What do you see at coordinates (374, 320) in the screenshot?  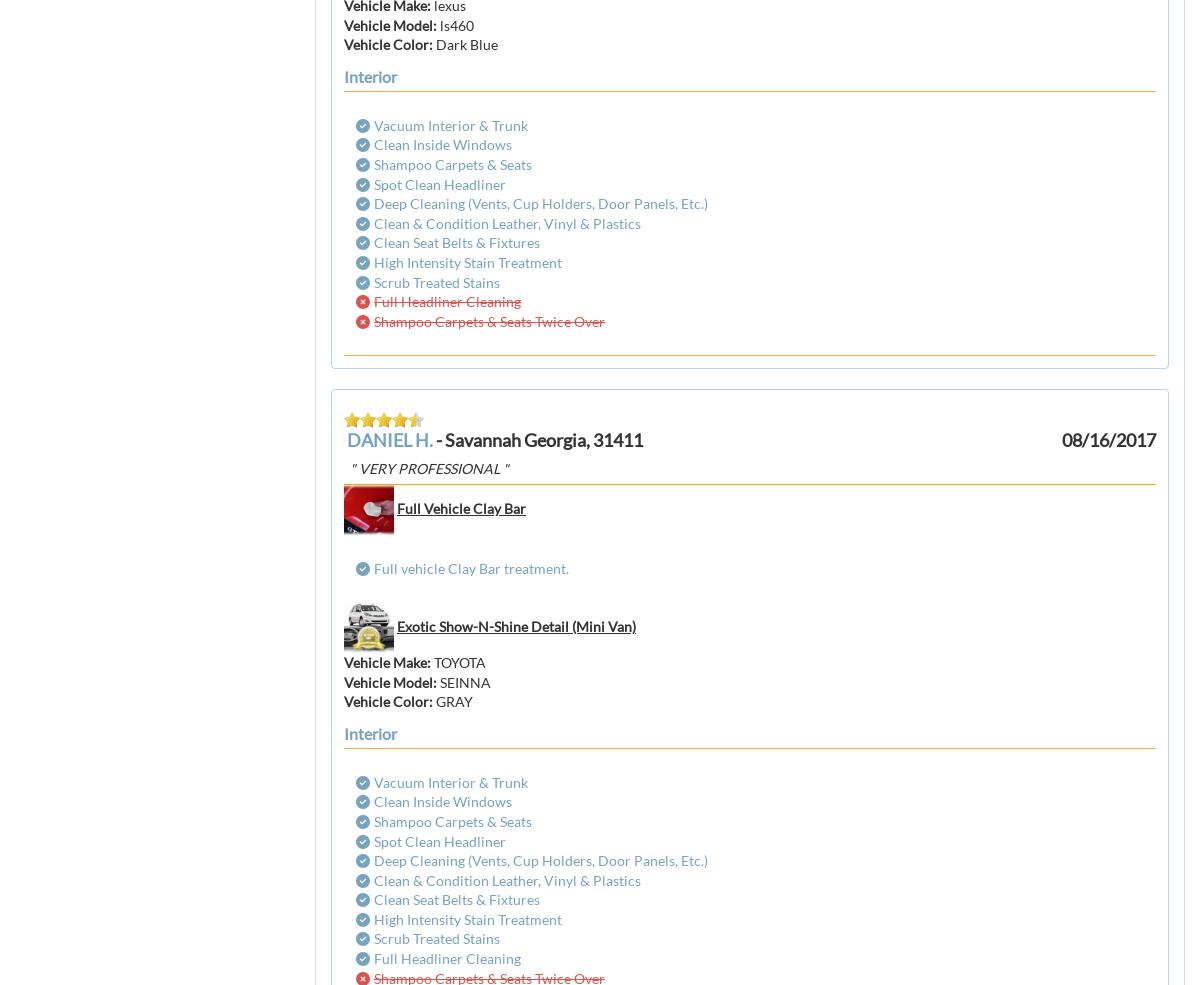 I see `'Shampoo Carpets & Seats Twice Over'` at bounding box center [374, 320].